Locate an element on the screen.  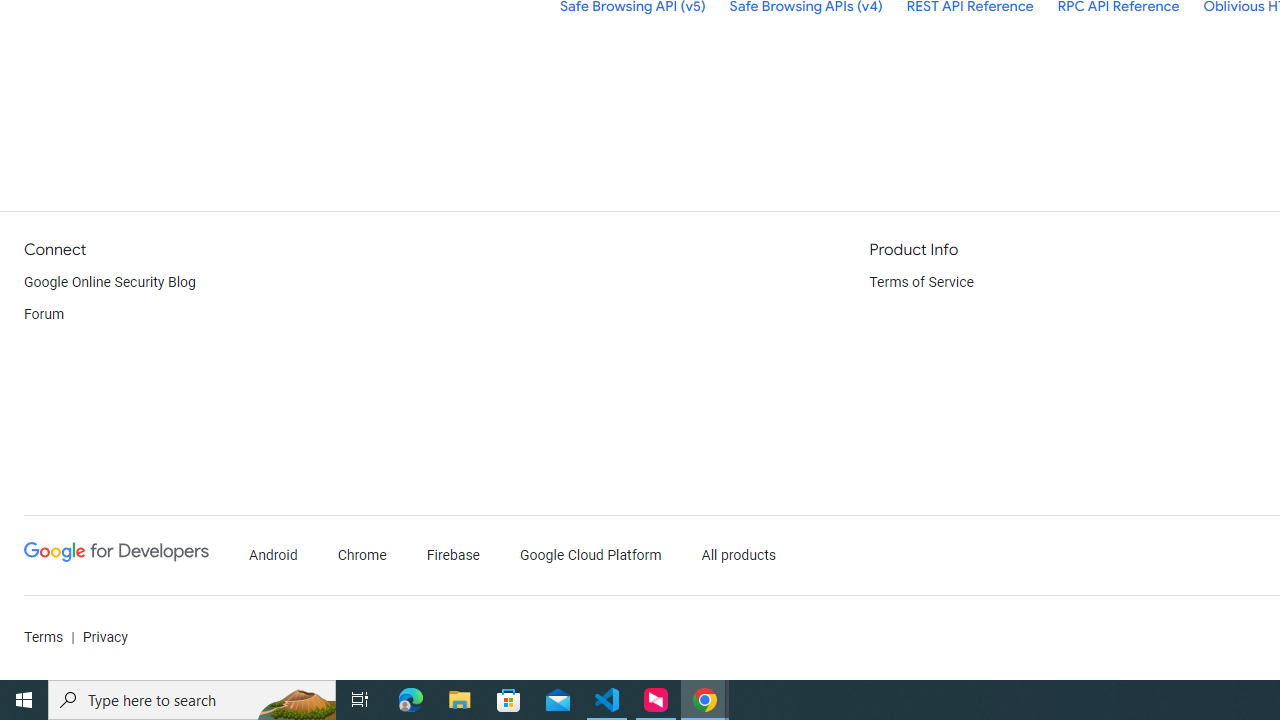
'Android' is located at coordinates (272, 555).